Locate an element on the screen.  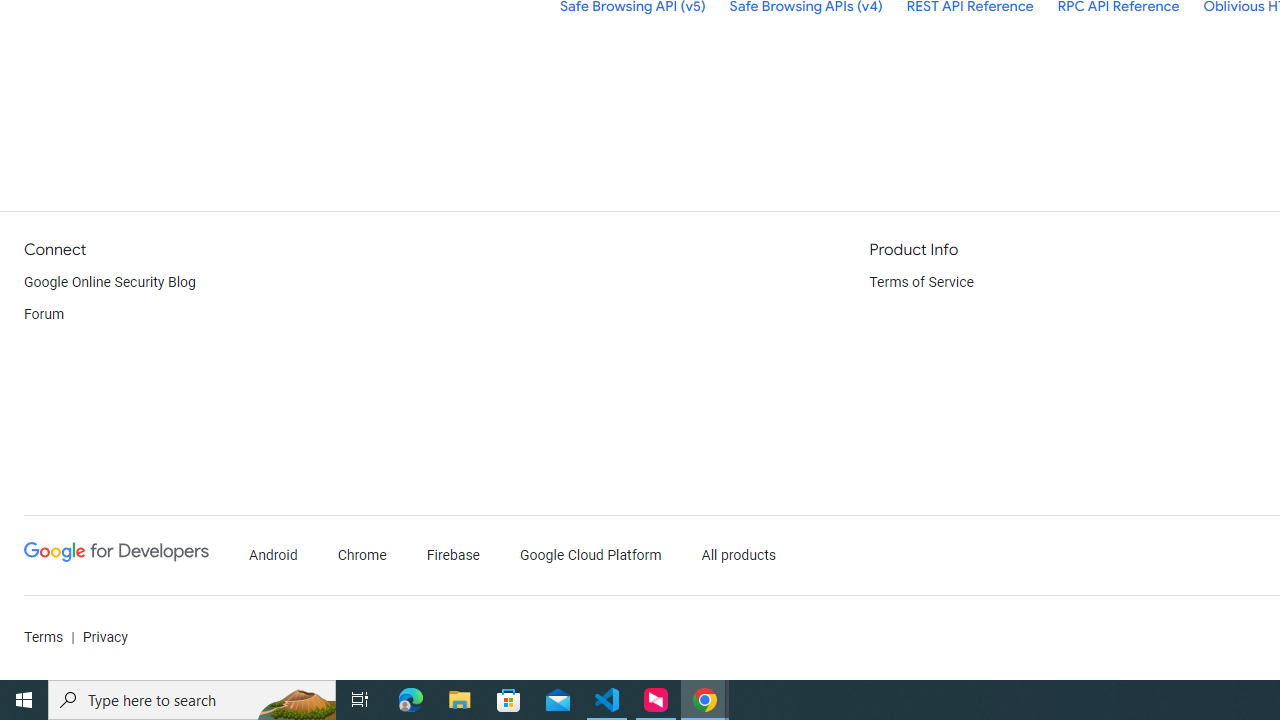
'Android' is located at coordinates (272, 555).